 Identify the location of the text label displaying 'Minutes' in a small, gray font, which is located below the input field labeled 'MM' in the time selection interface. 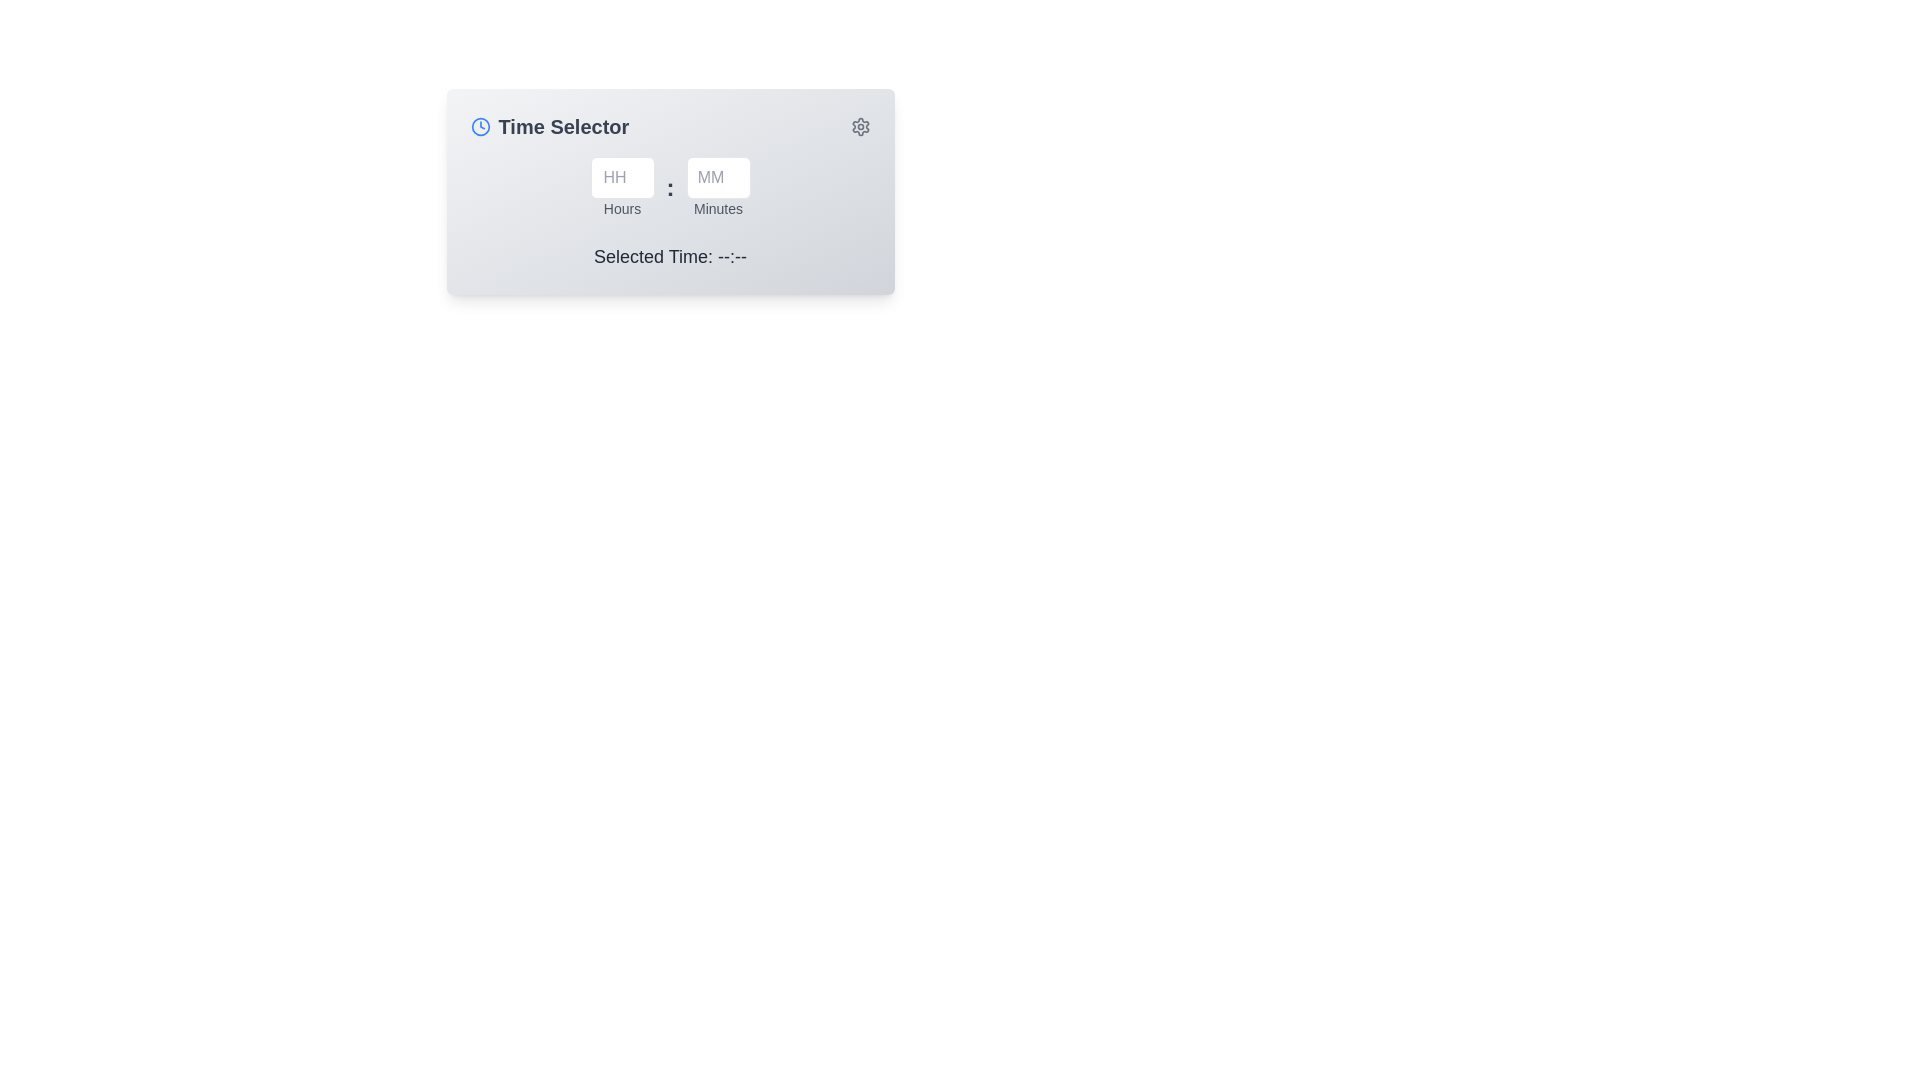
(718, 208).